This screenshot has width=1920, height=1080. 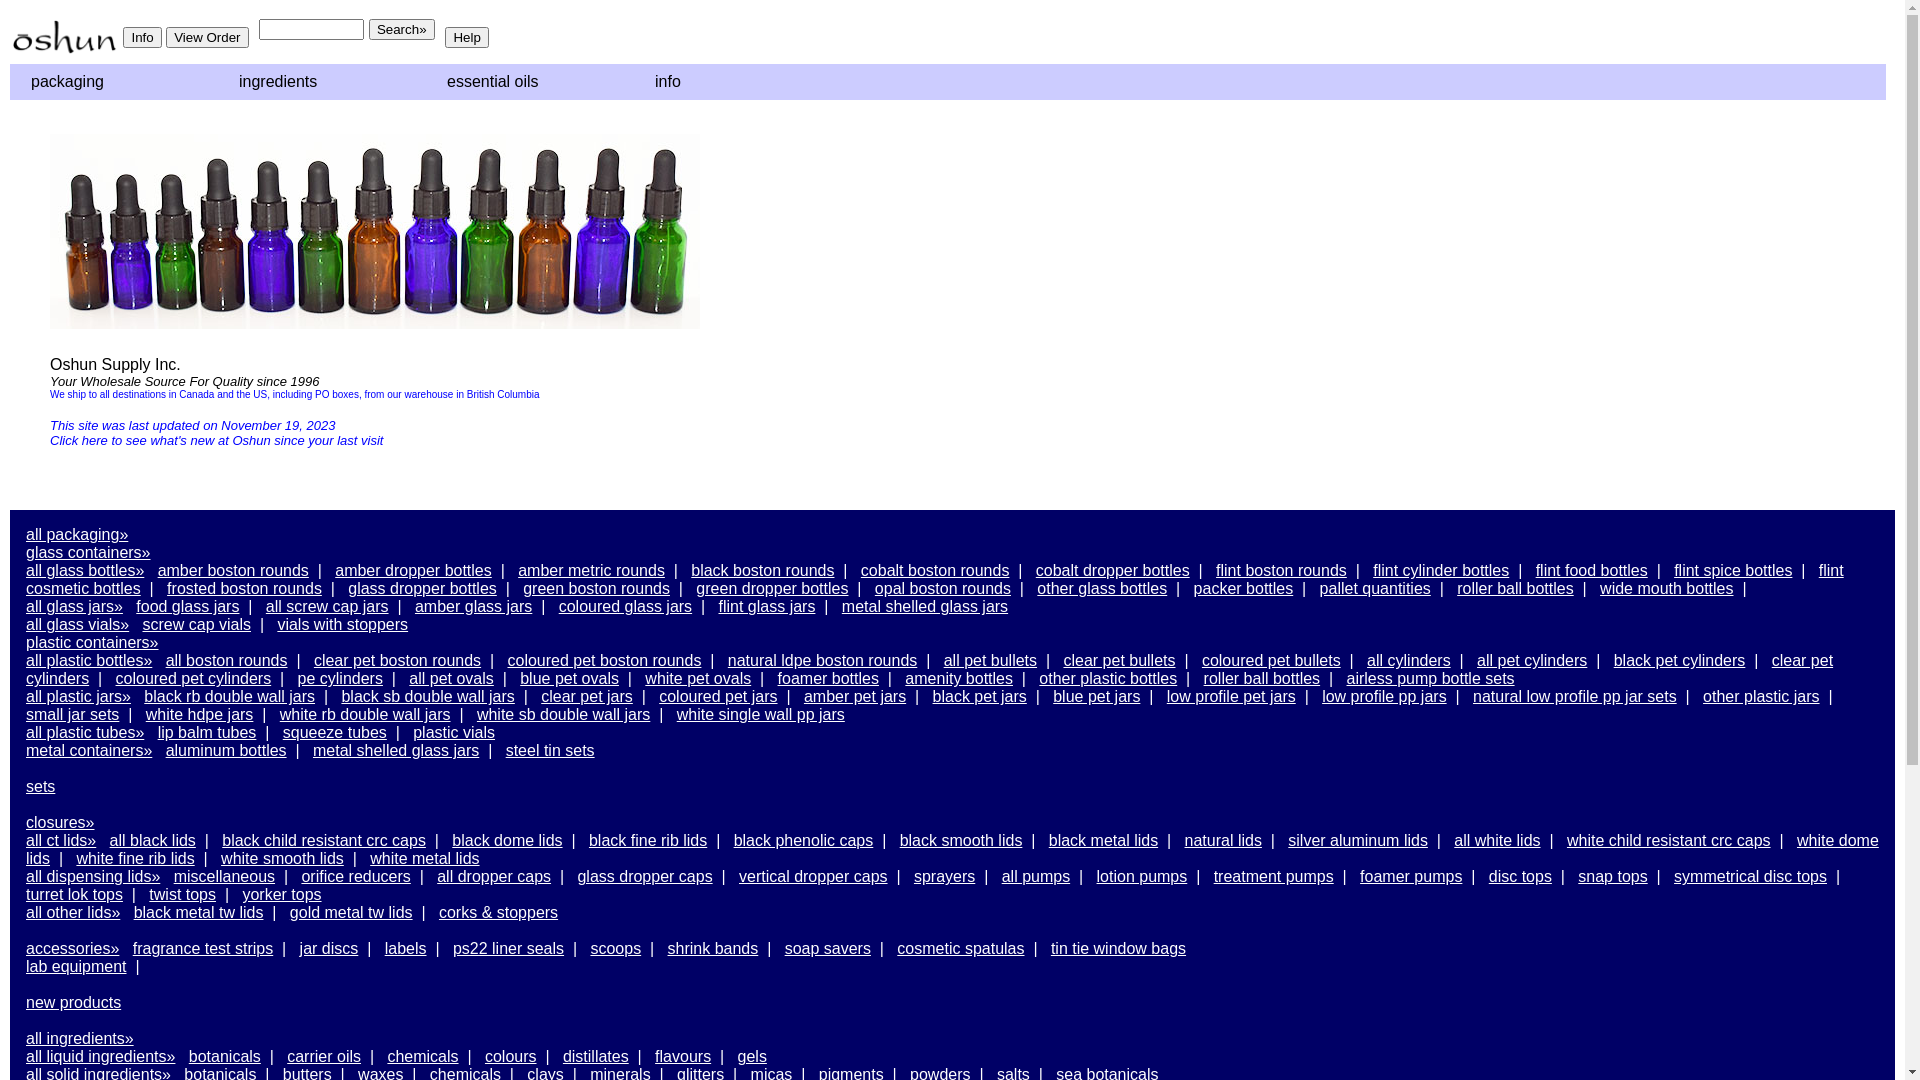 What do you see at coordinates (1242, 587) in the screenshot?
I see `'packer bottles'` at bounding box center [1242, 587].